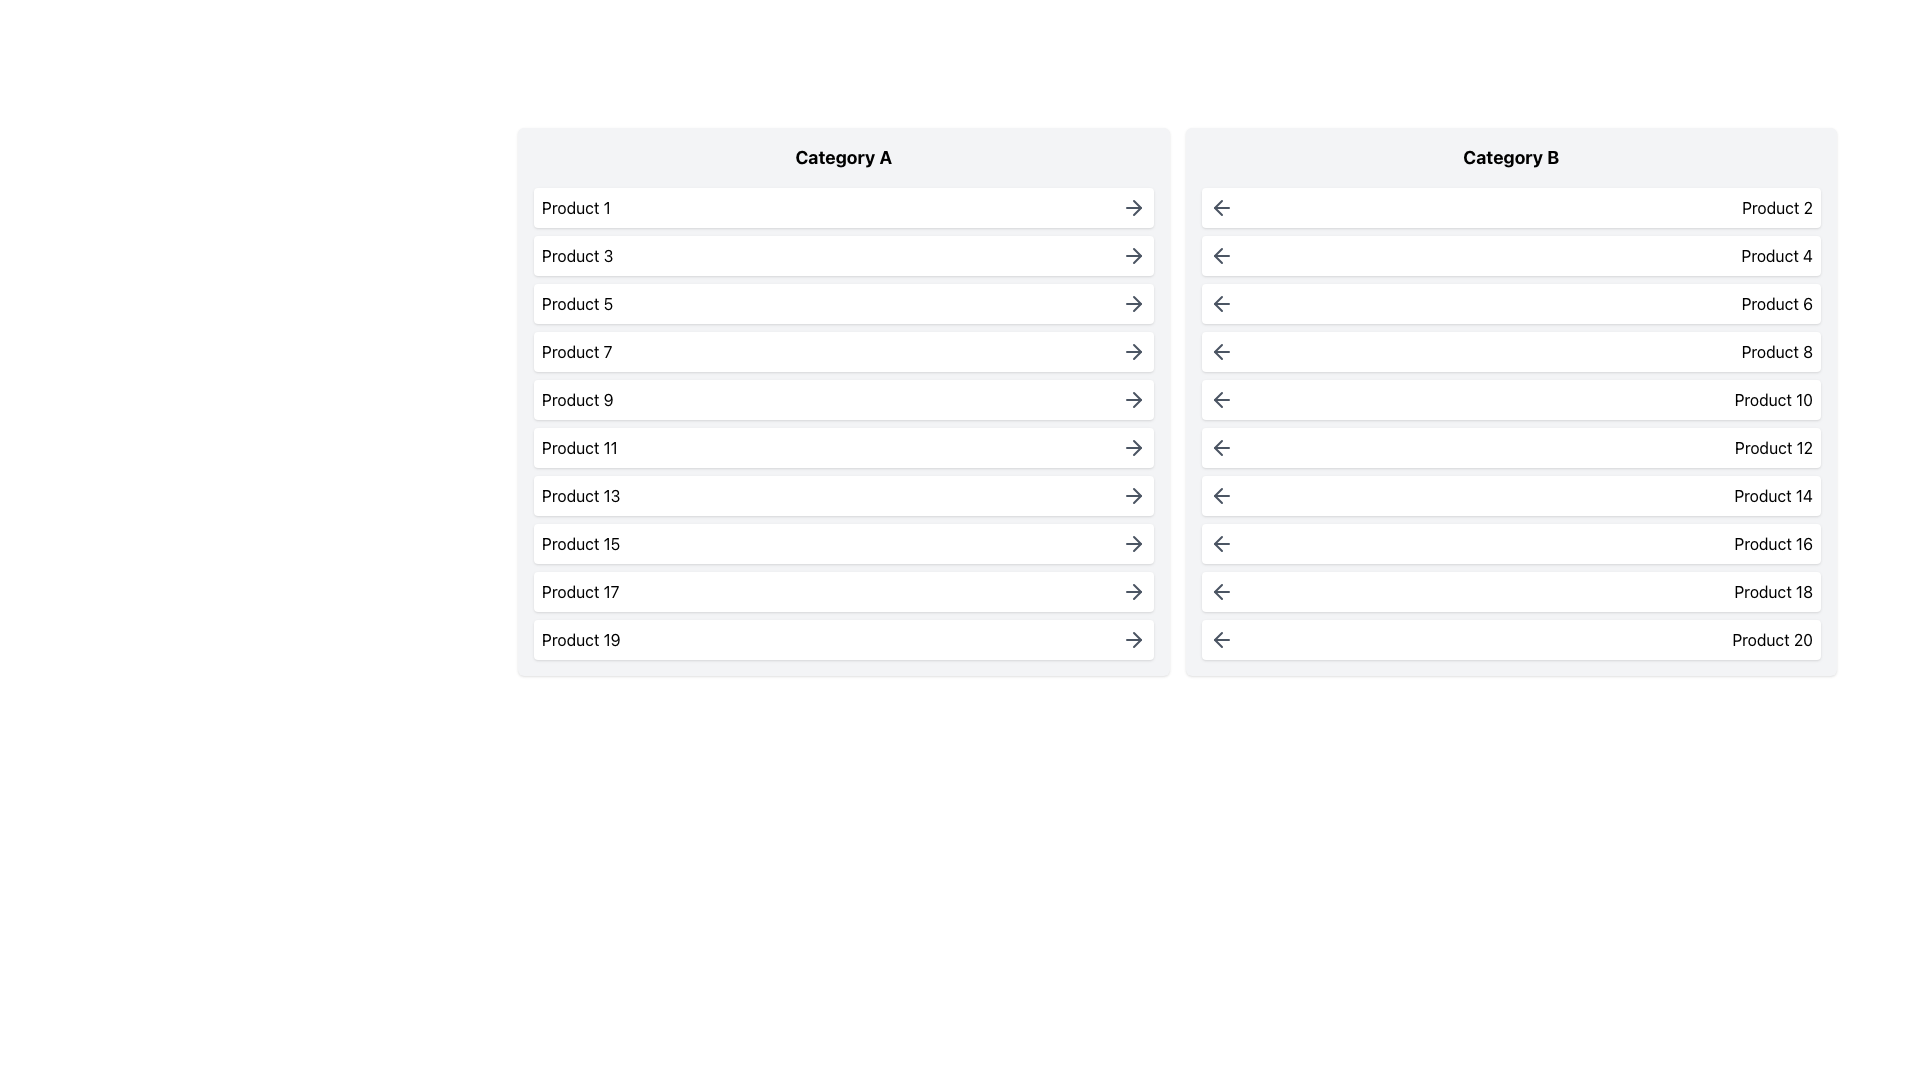 The width and height of the screenshot is (1920, 1080). I want to click on the right-pointing dark gray arrow icon at the end of the 'Product 15' list entry, so click(1133, 543).